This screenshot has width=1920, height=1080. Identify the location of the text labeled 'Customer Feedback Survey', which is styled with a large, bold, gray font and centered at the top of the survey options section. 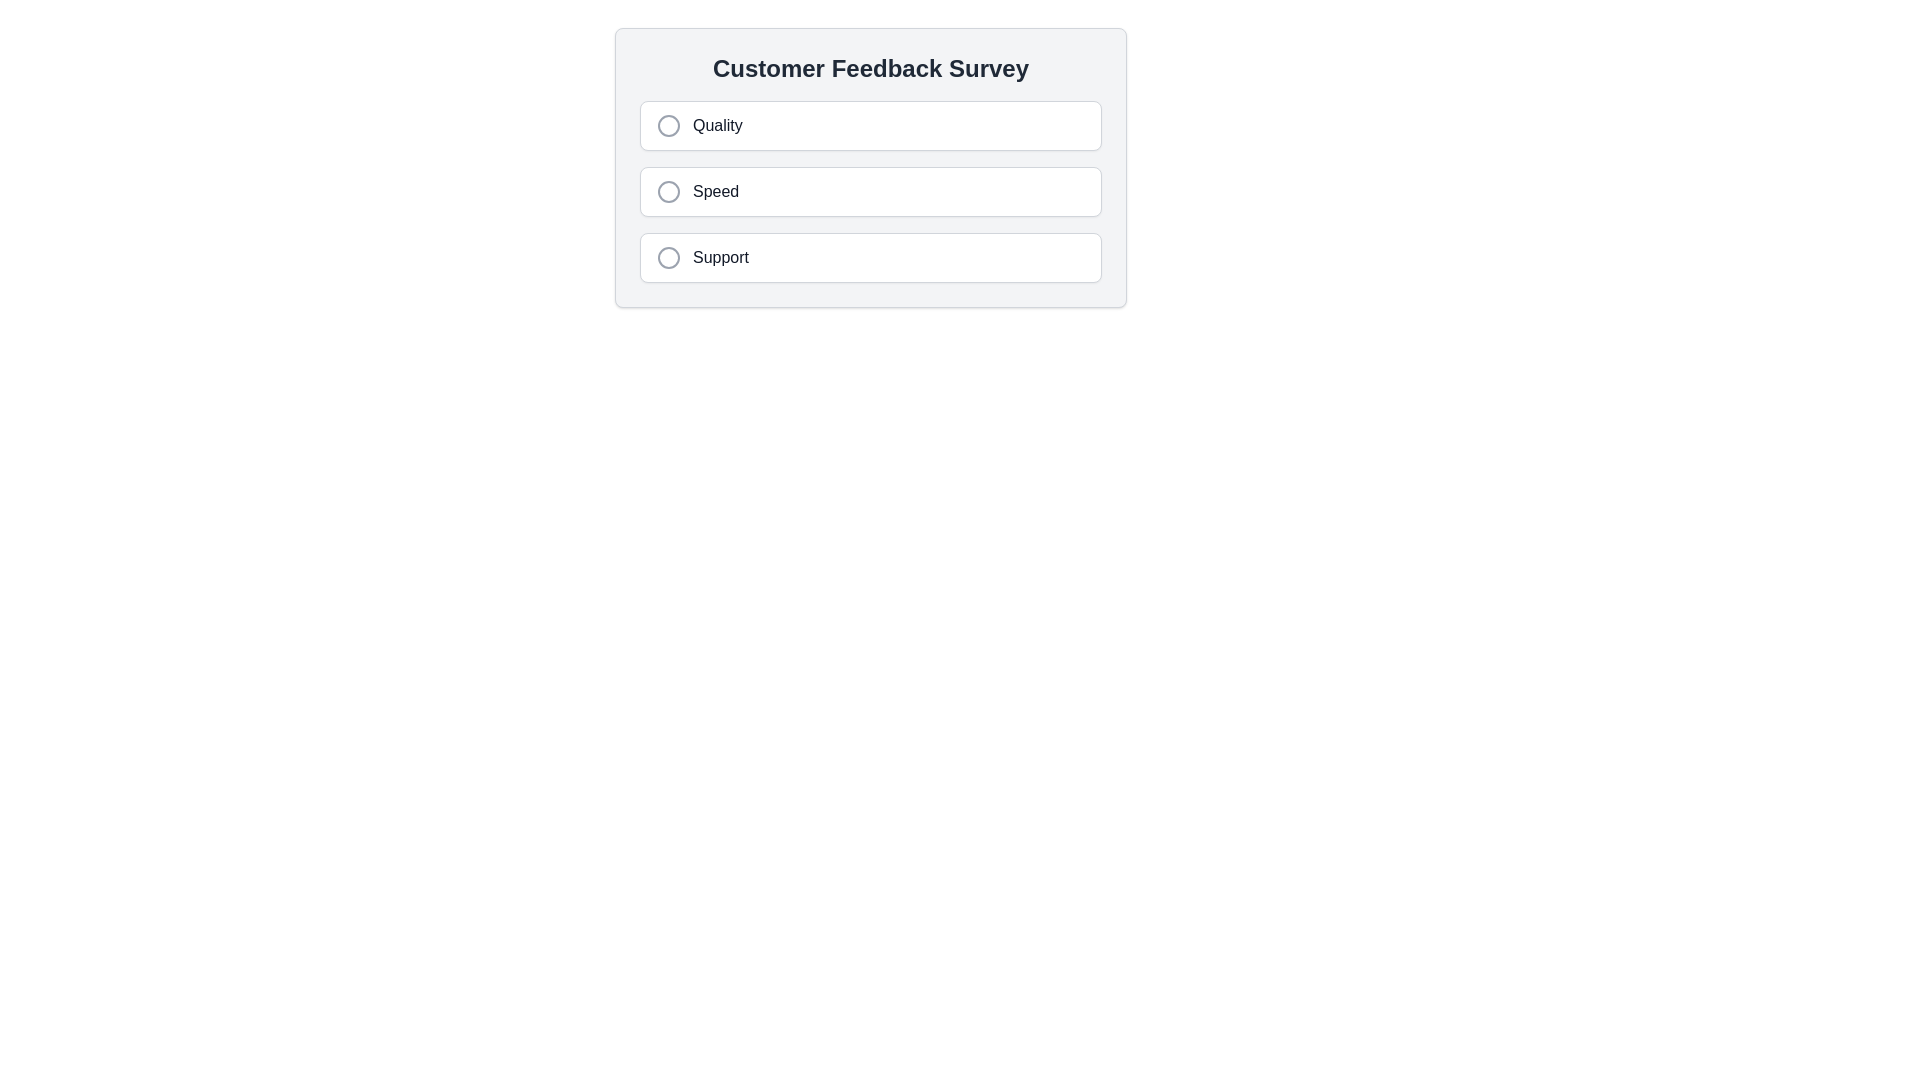
(870, 68).